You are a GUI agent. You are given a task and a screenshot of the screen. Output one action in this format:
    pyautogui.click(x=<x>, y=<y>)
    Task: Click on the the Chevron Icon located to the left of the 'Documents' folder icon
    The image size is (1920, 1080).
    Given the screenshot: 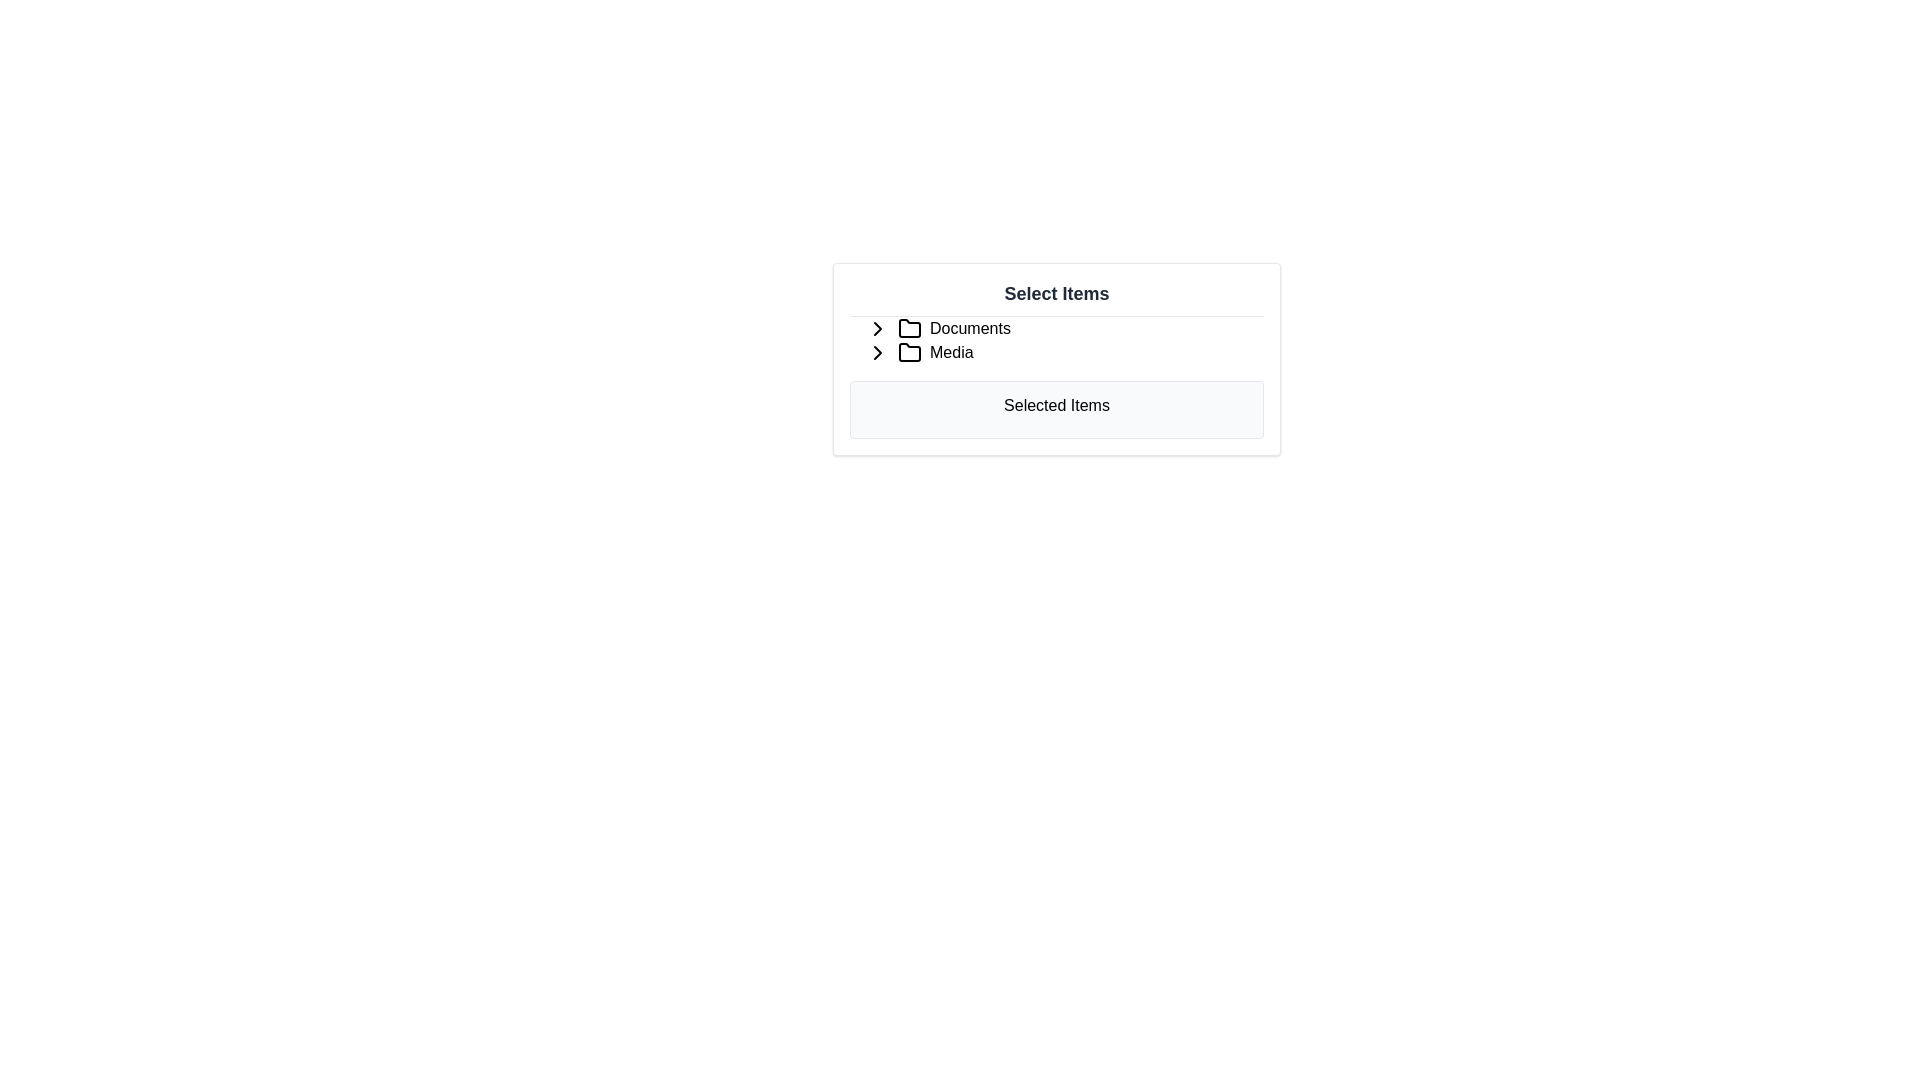 What is the action you would take?
    pyautogui.click(x=878, y=327)
    